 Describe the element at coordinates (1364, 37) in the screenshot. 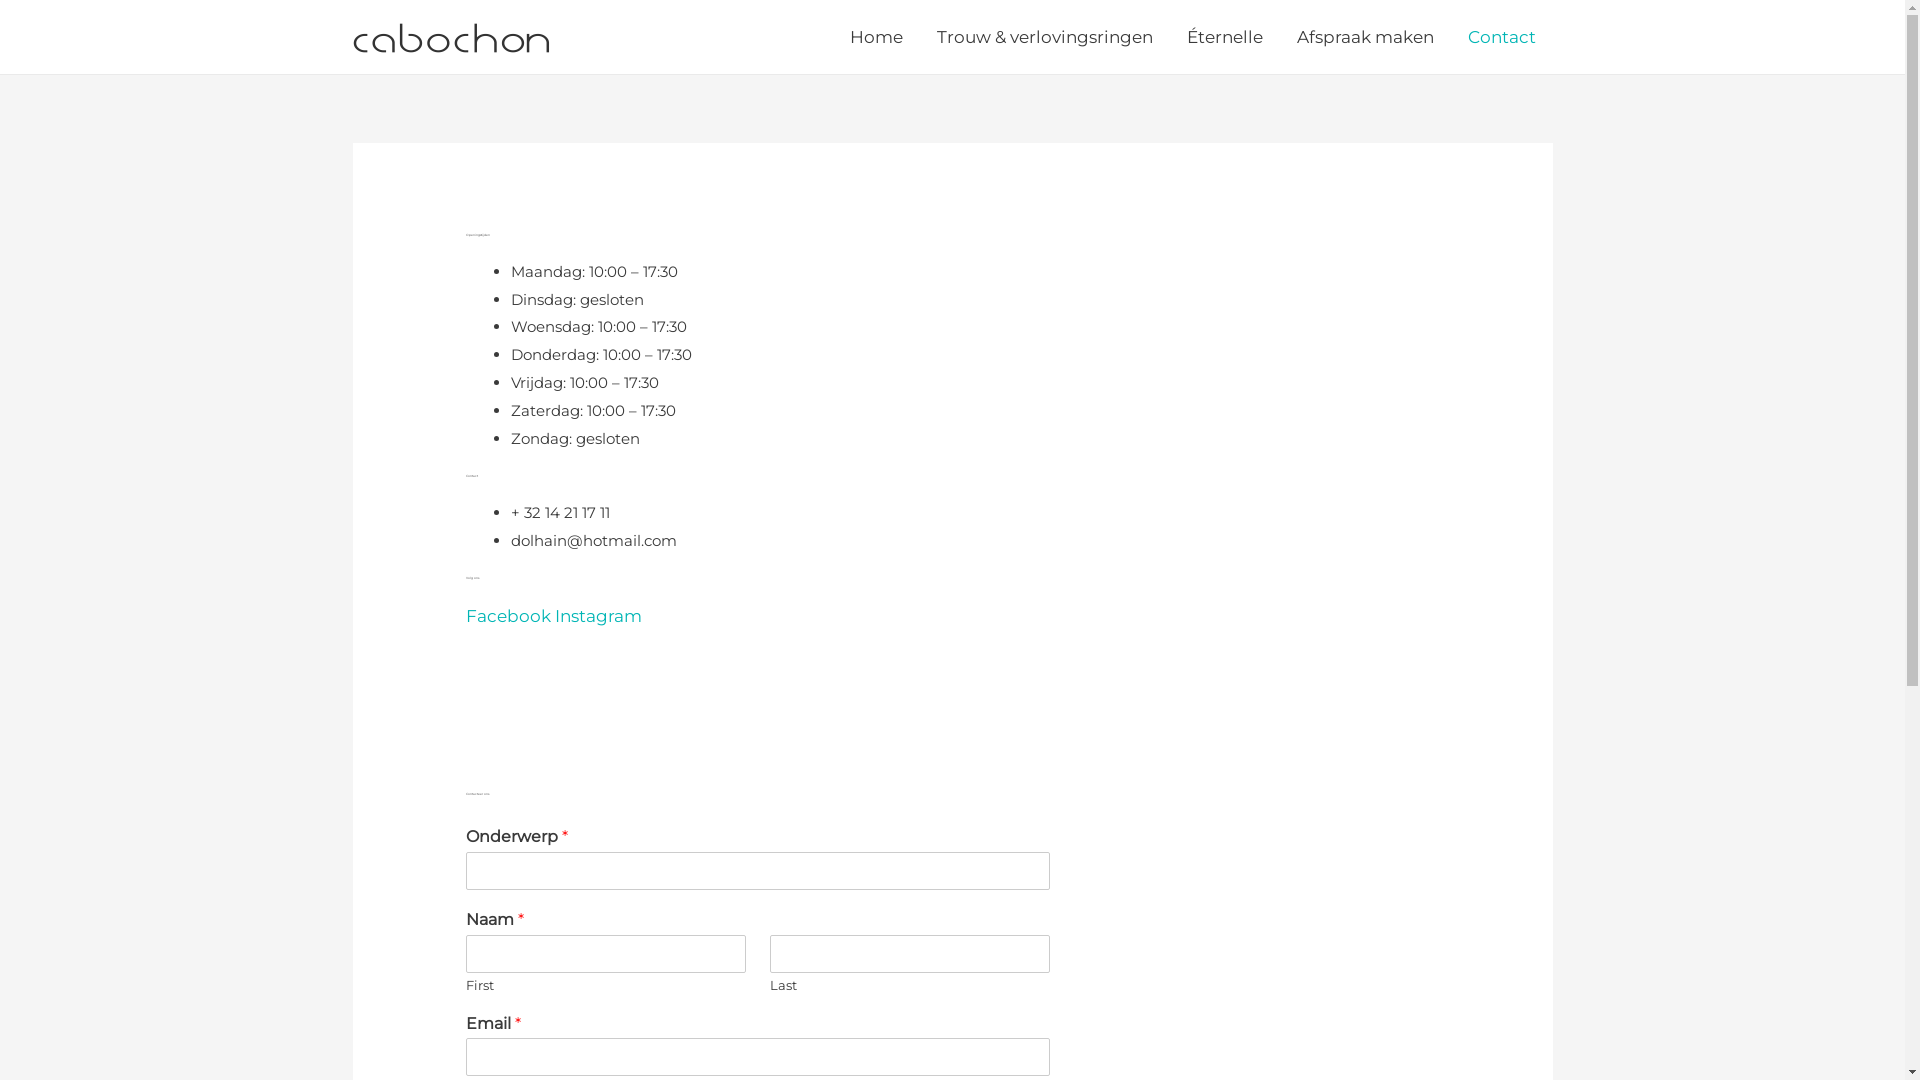

I see `'Afspraak maken'` at that location.